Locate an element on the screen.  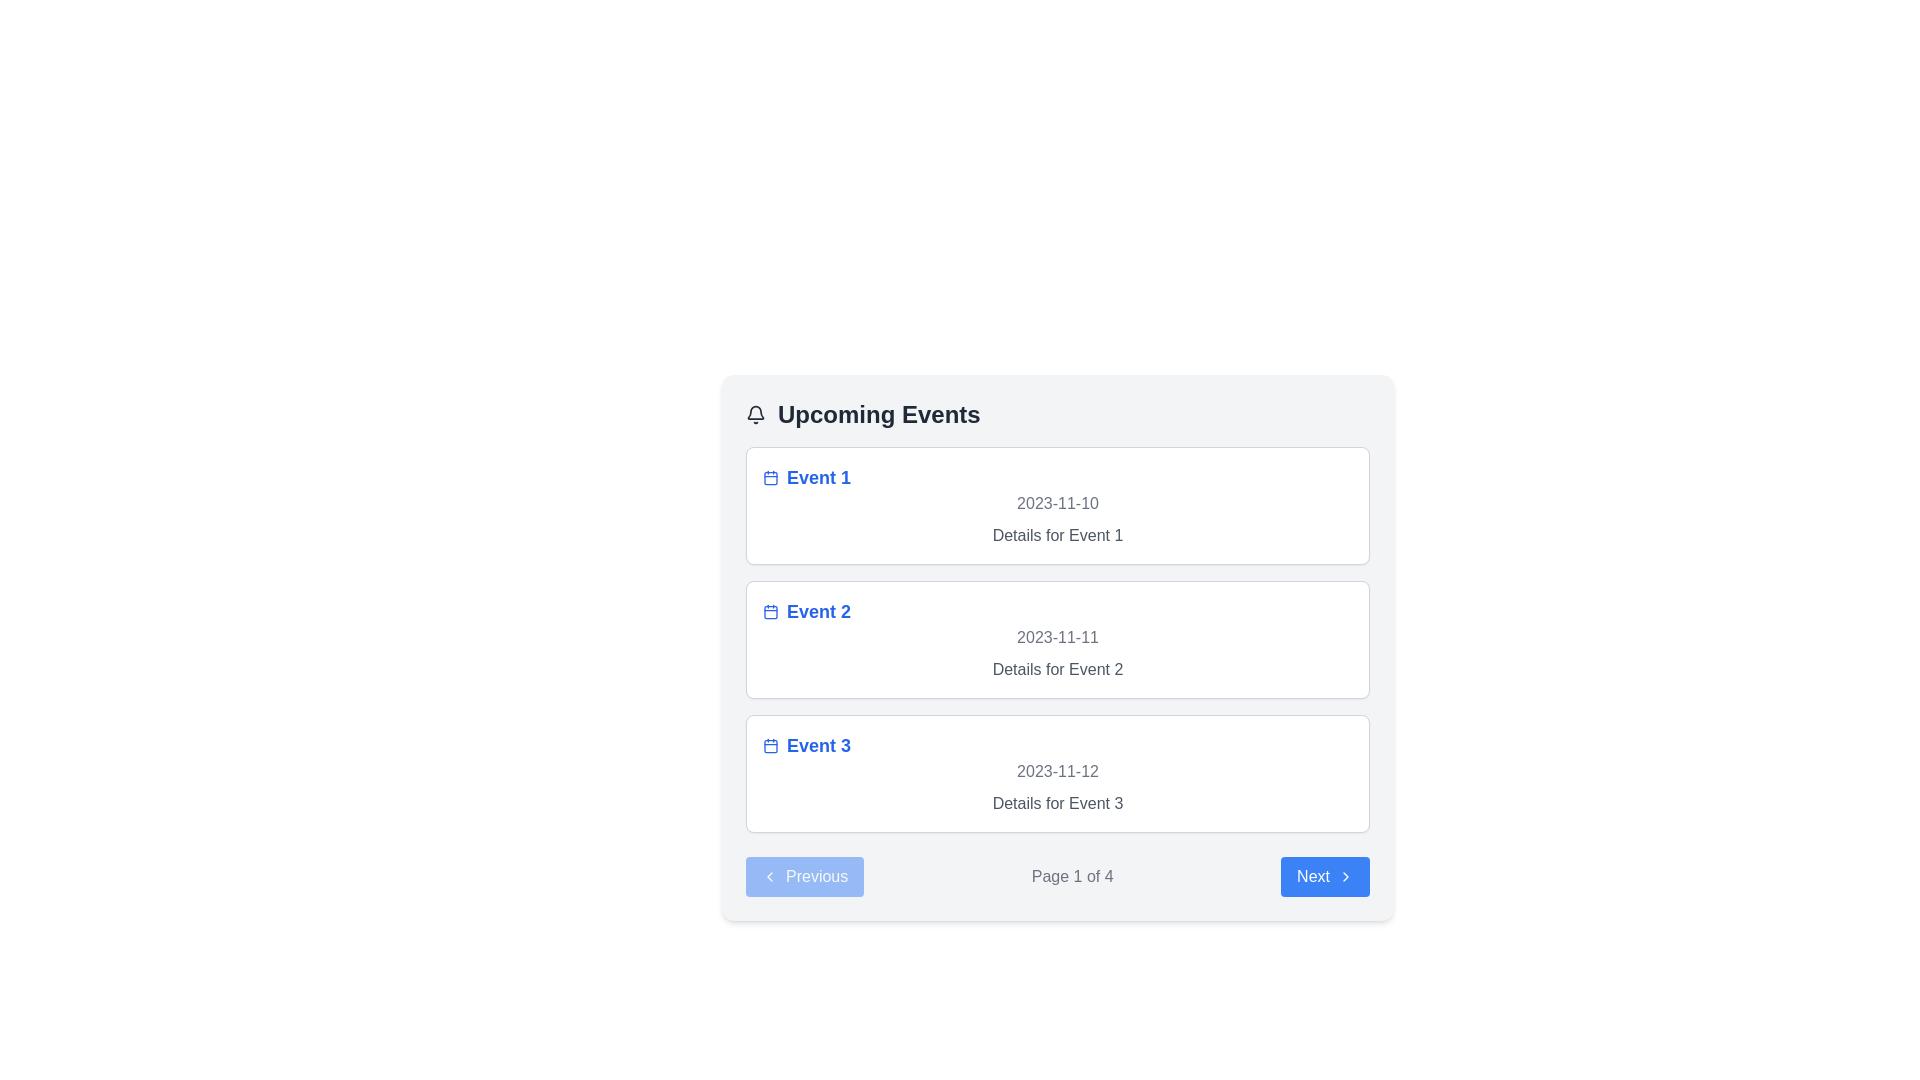
the information card displaying details for 'Event 2' in the 'Upcoming Events' section is located at coordinates (1056, 640).